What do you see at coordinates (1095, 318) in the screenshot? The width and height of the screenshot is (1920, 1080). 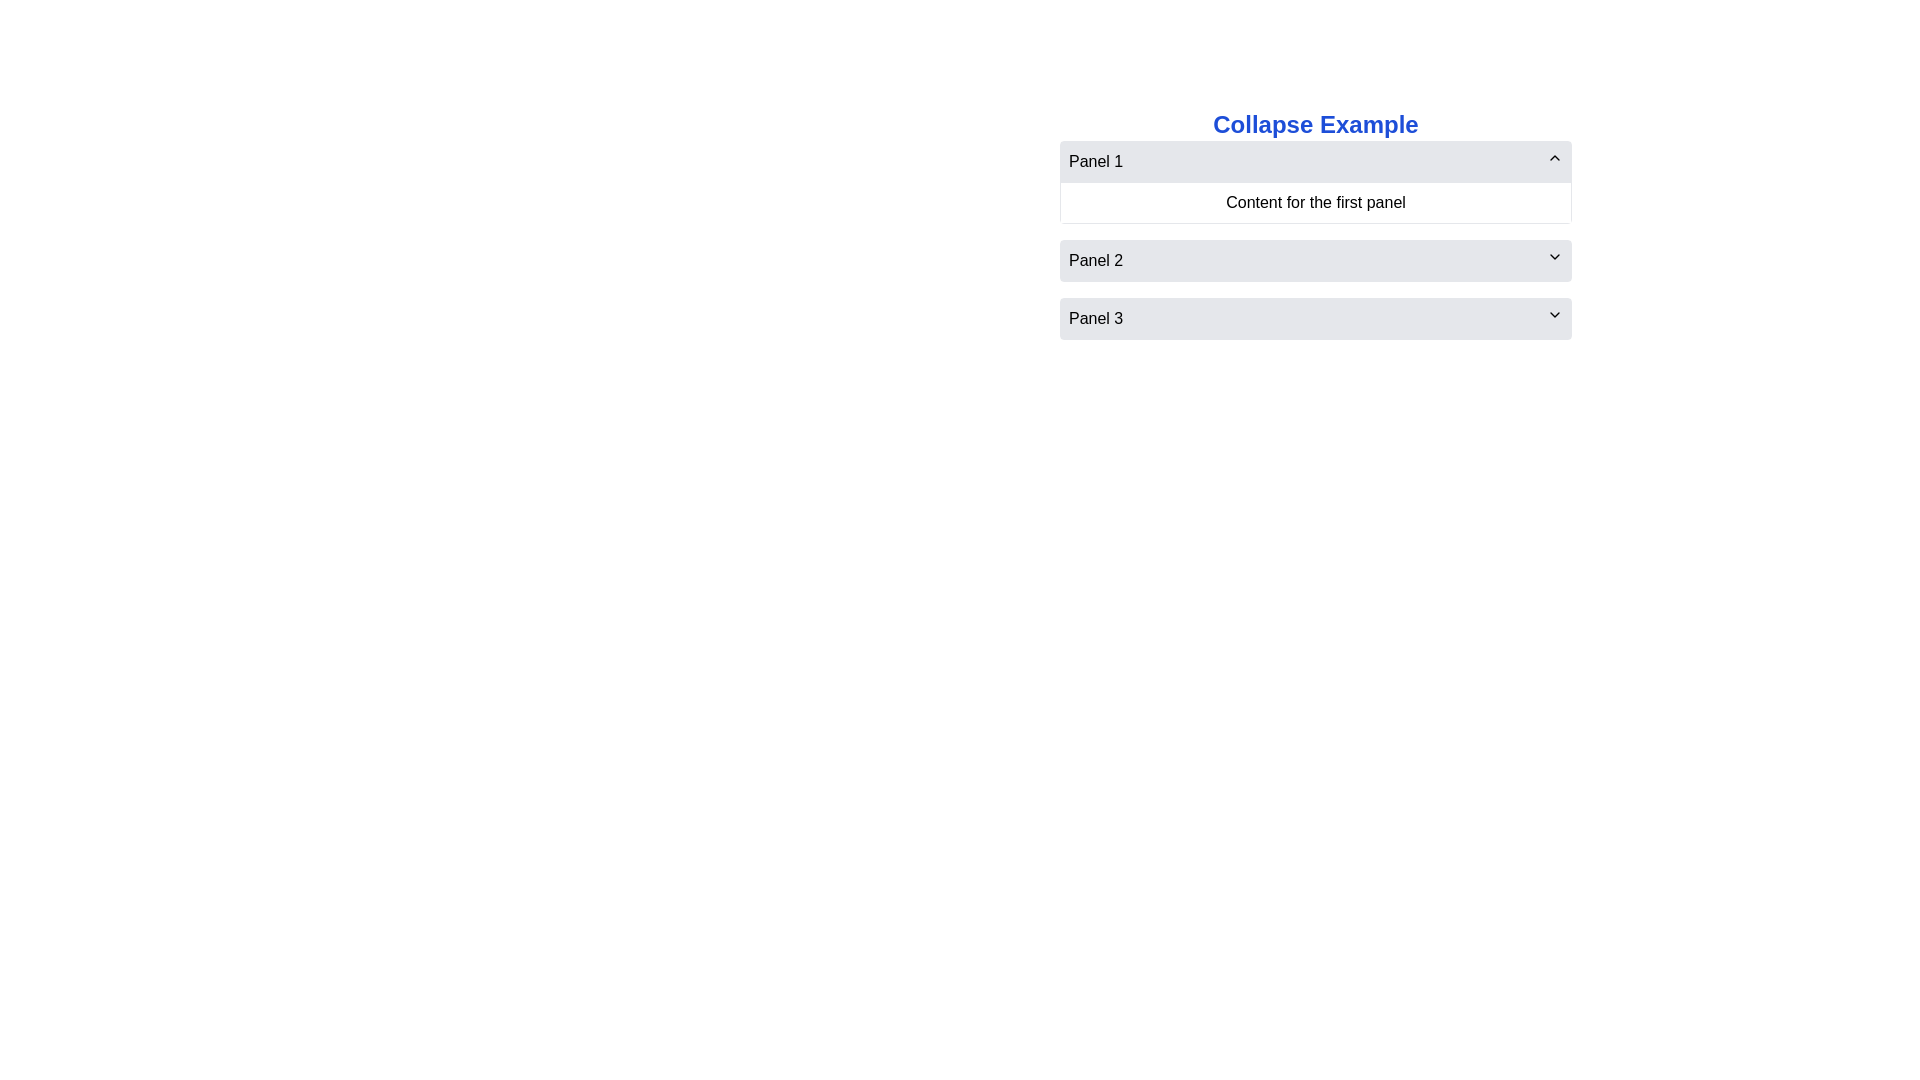 I see `the text label of the third collapsible panel, which is part of the interactive header for toggling the panel's visibility` at bounding box center [1095, 318].